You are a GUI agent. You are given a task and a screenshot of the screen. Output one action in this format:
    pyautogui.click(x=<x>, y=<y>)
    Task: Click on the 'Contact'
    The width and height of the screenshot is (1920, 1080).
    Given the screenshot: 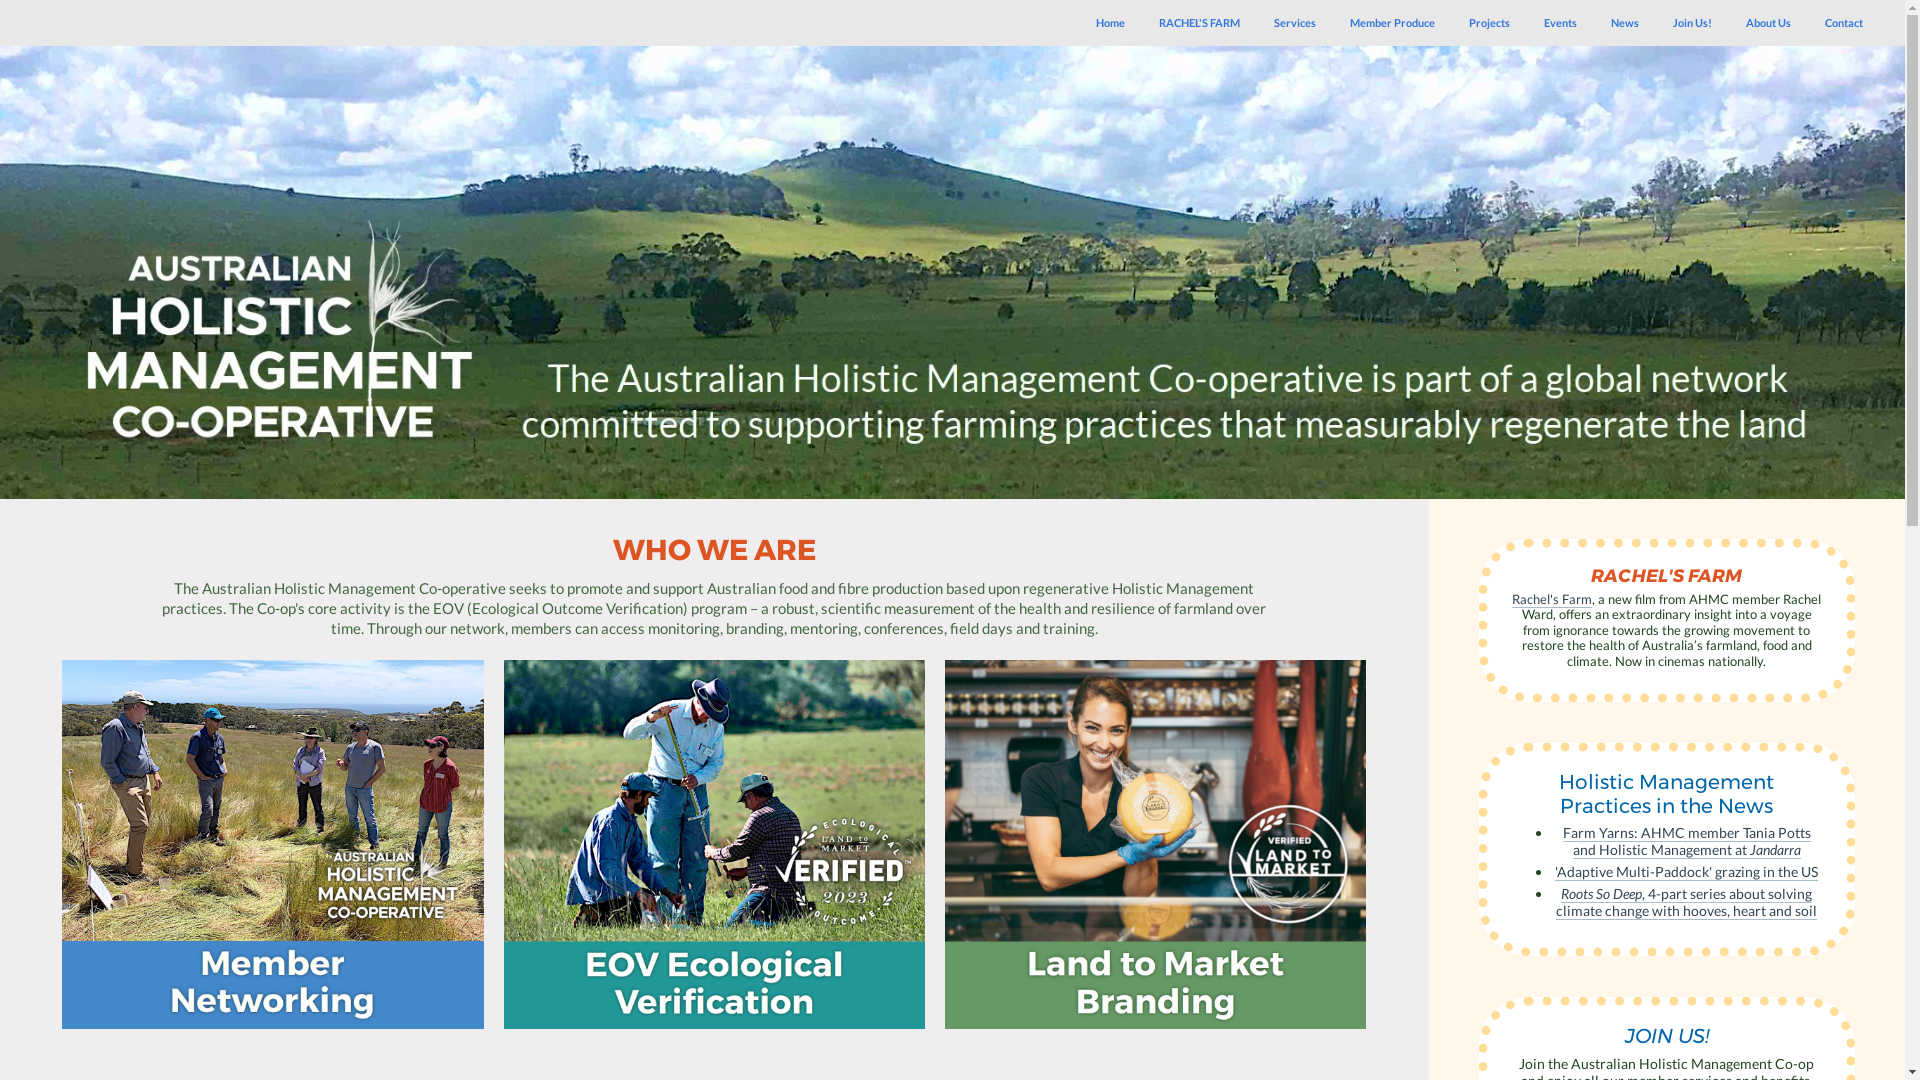 What is the action you would take?
    pyautogui.click(x=1842, y=23)
    